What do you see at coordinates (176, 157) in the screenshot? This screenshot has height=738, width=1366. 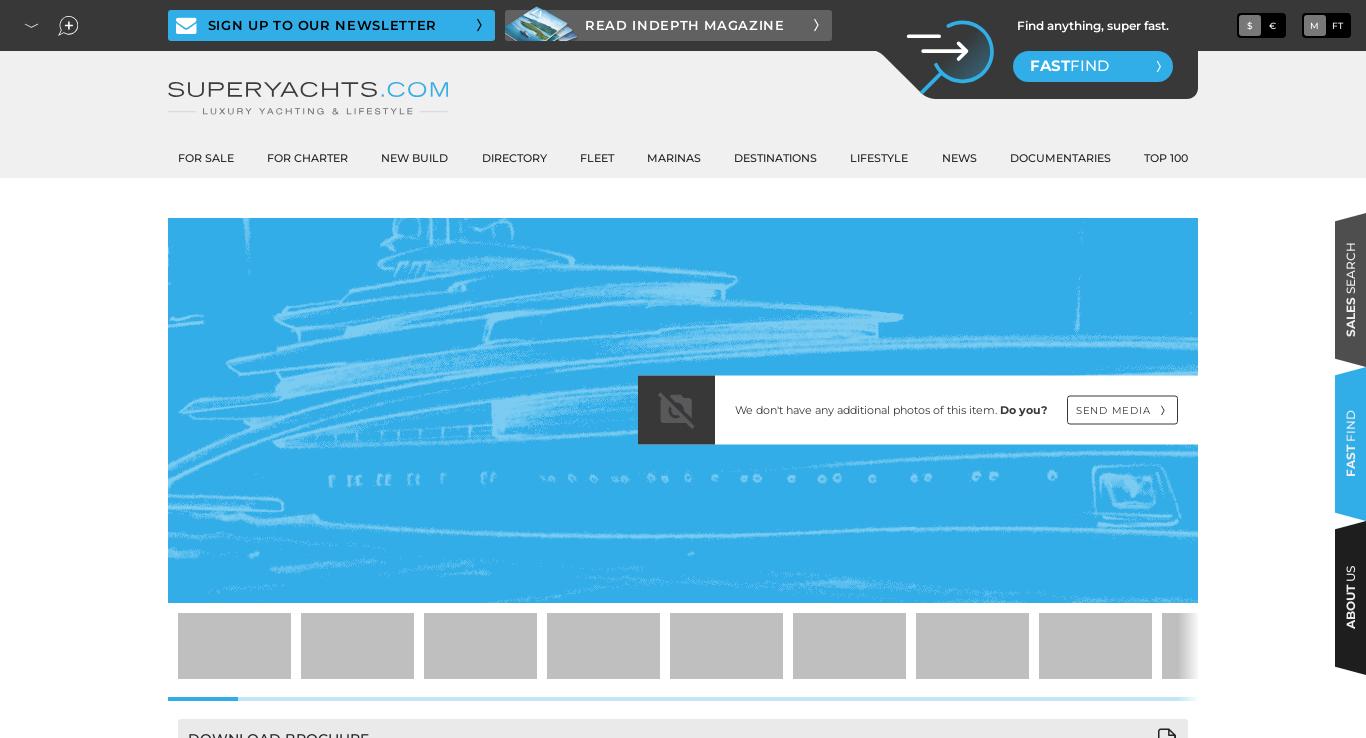 I see `'For sale'` at bounding box center [176, 157].